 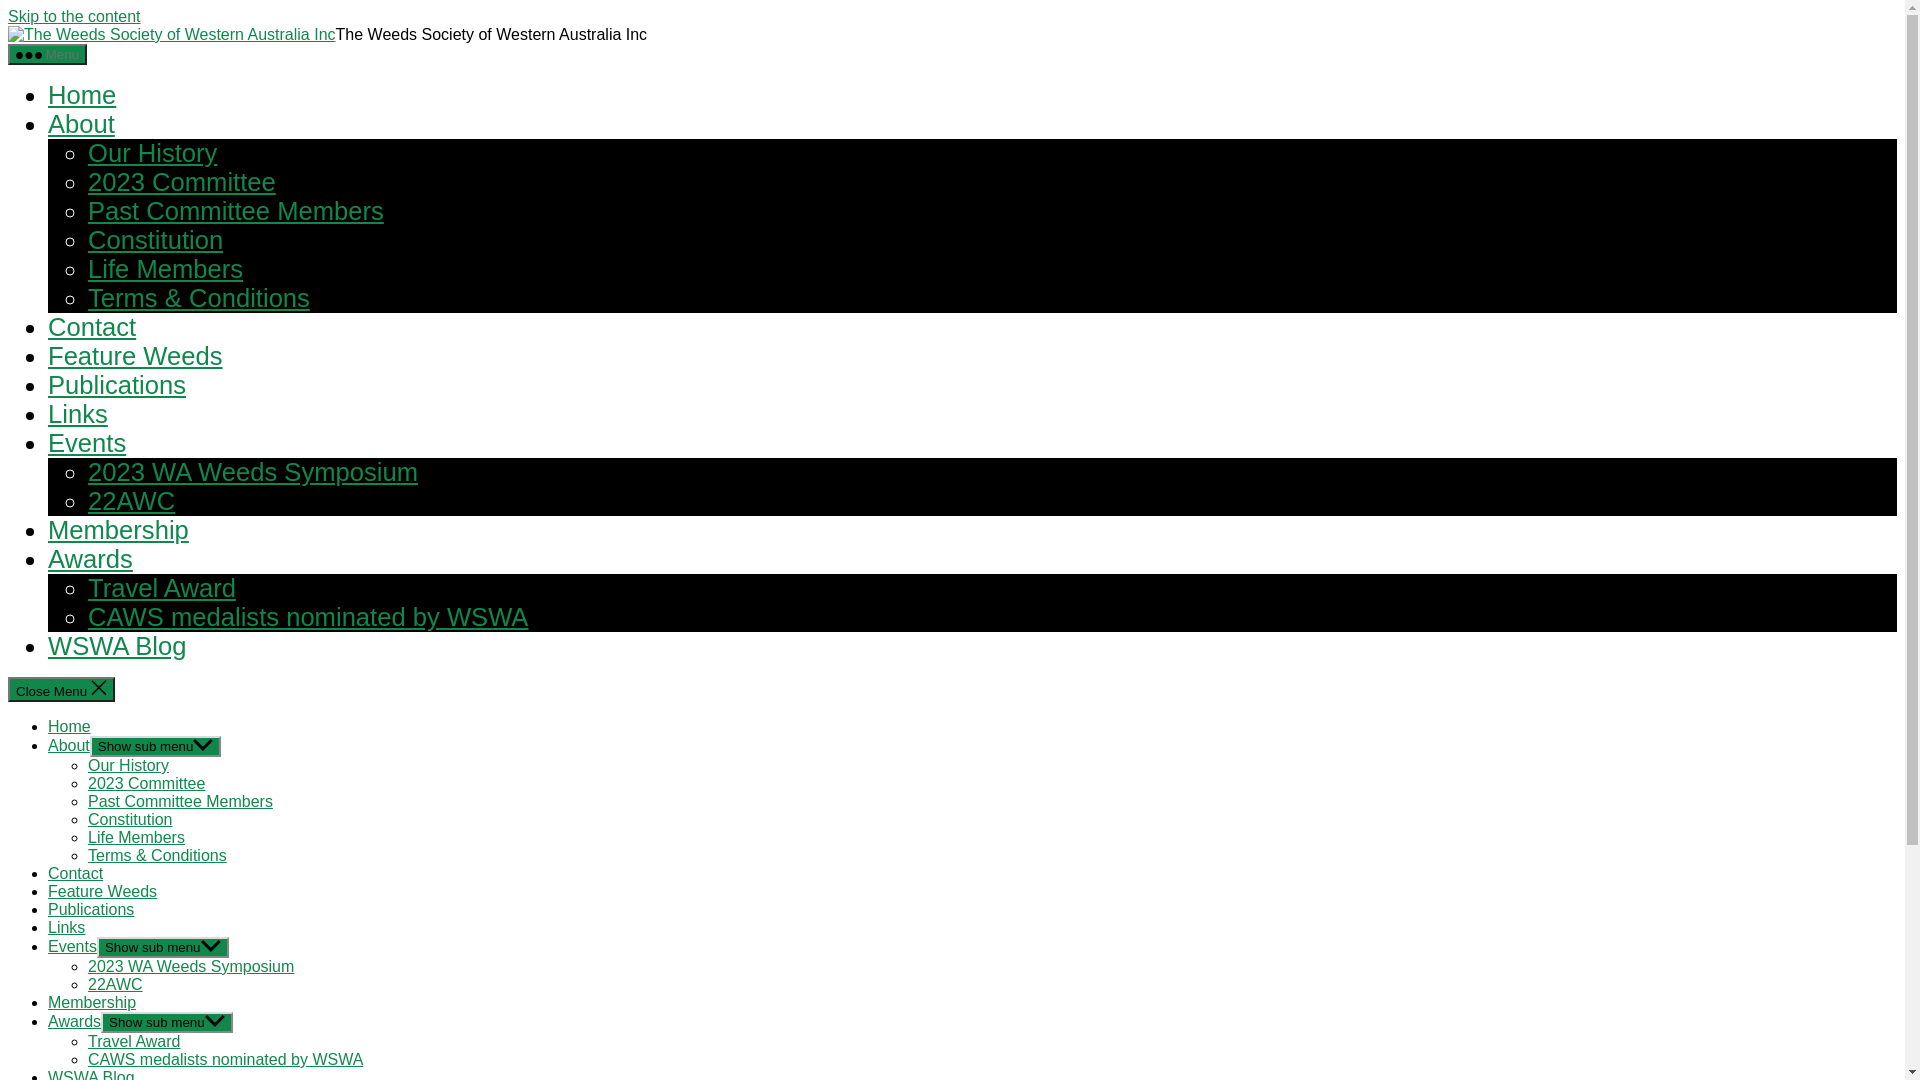 I want to click on 'Publications', so click(x=48, y=385).